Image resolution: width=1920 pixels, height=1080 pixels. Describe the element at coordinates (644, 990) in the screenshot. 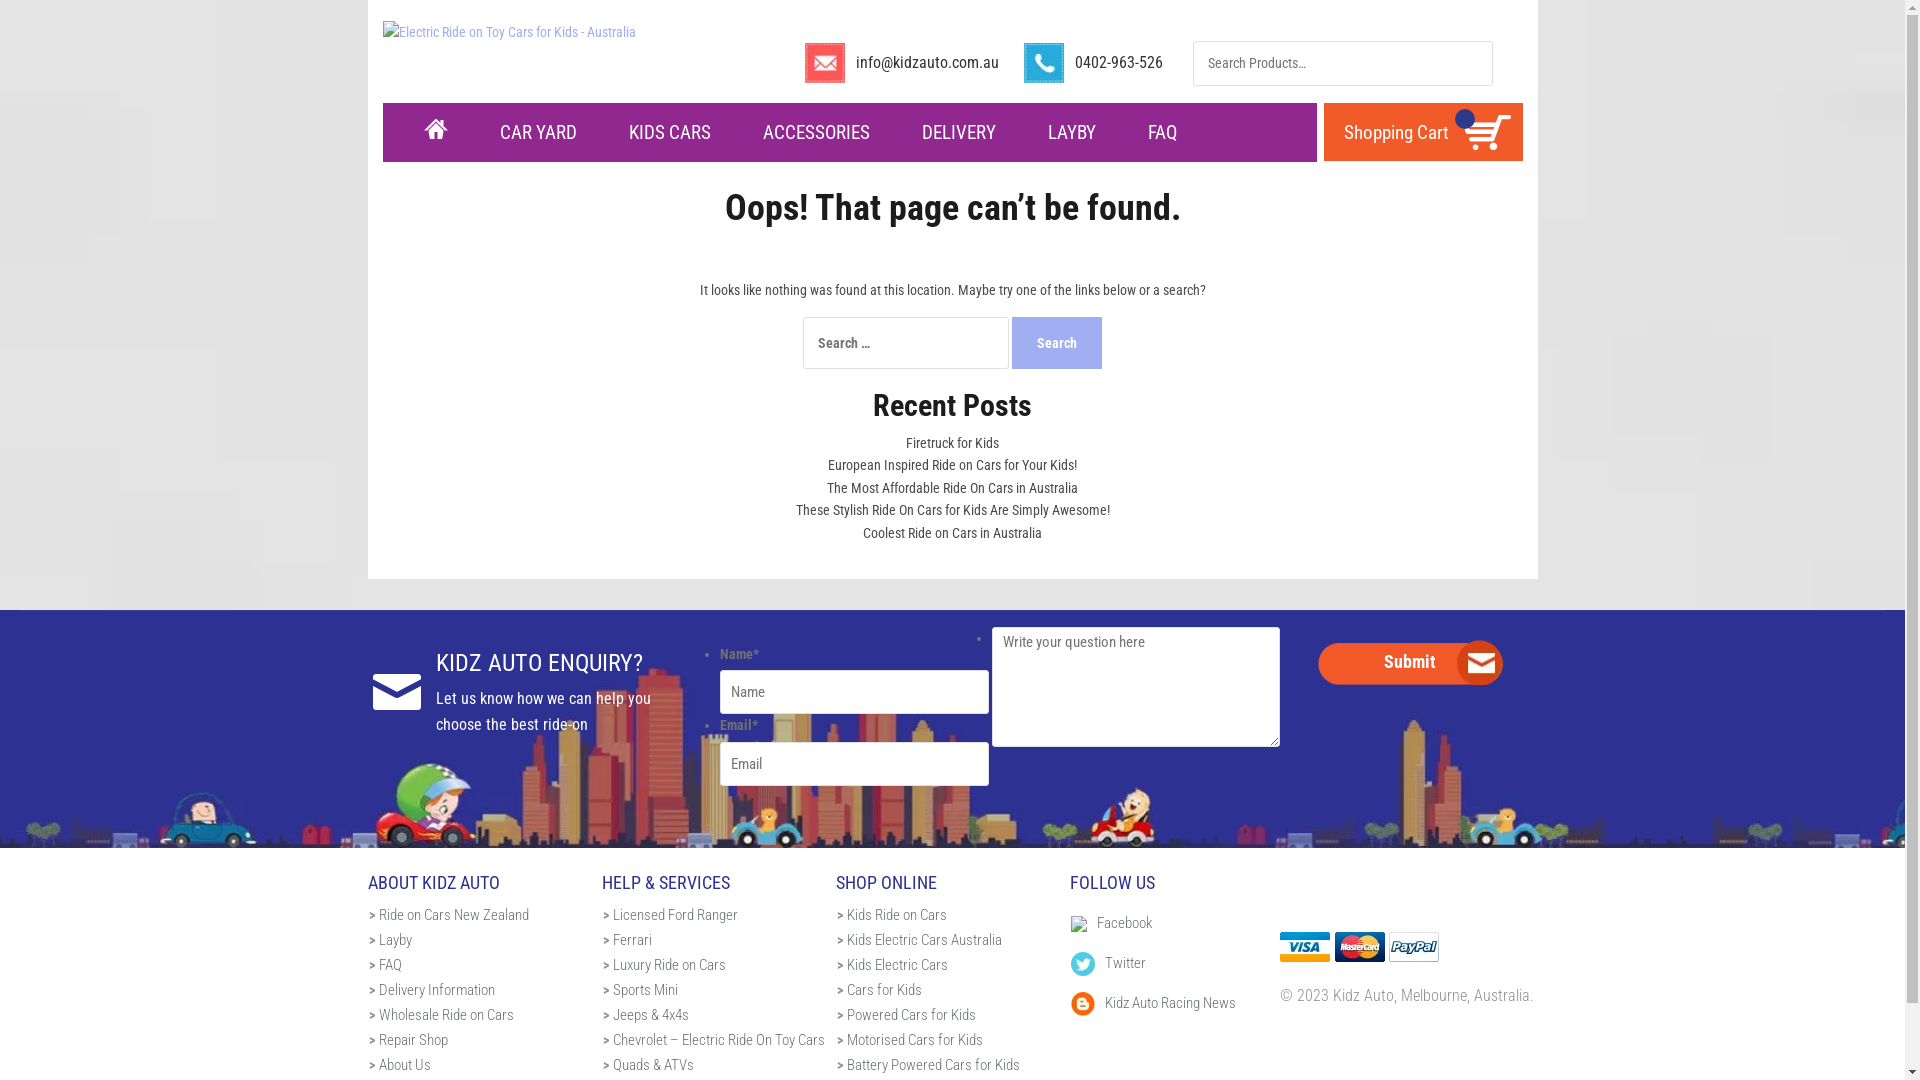

I see `'Sports Mini'` at that location.